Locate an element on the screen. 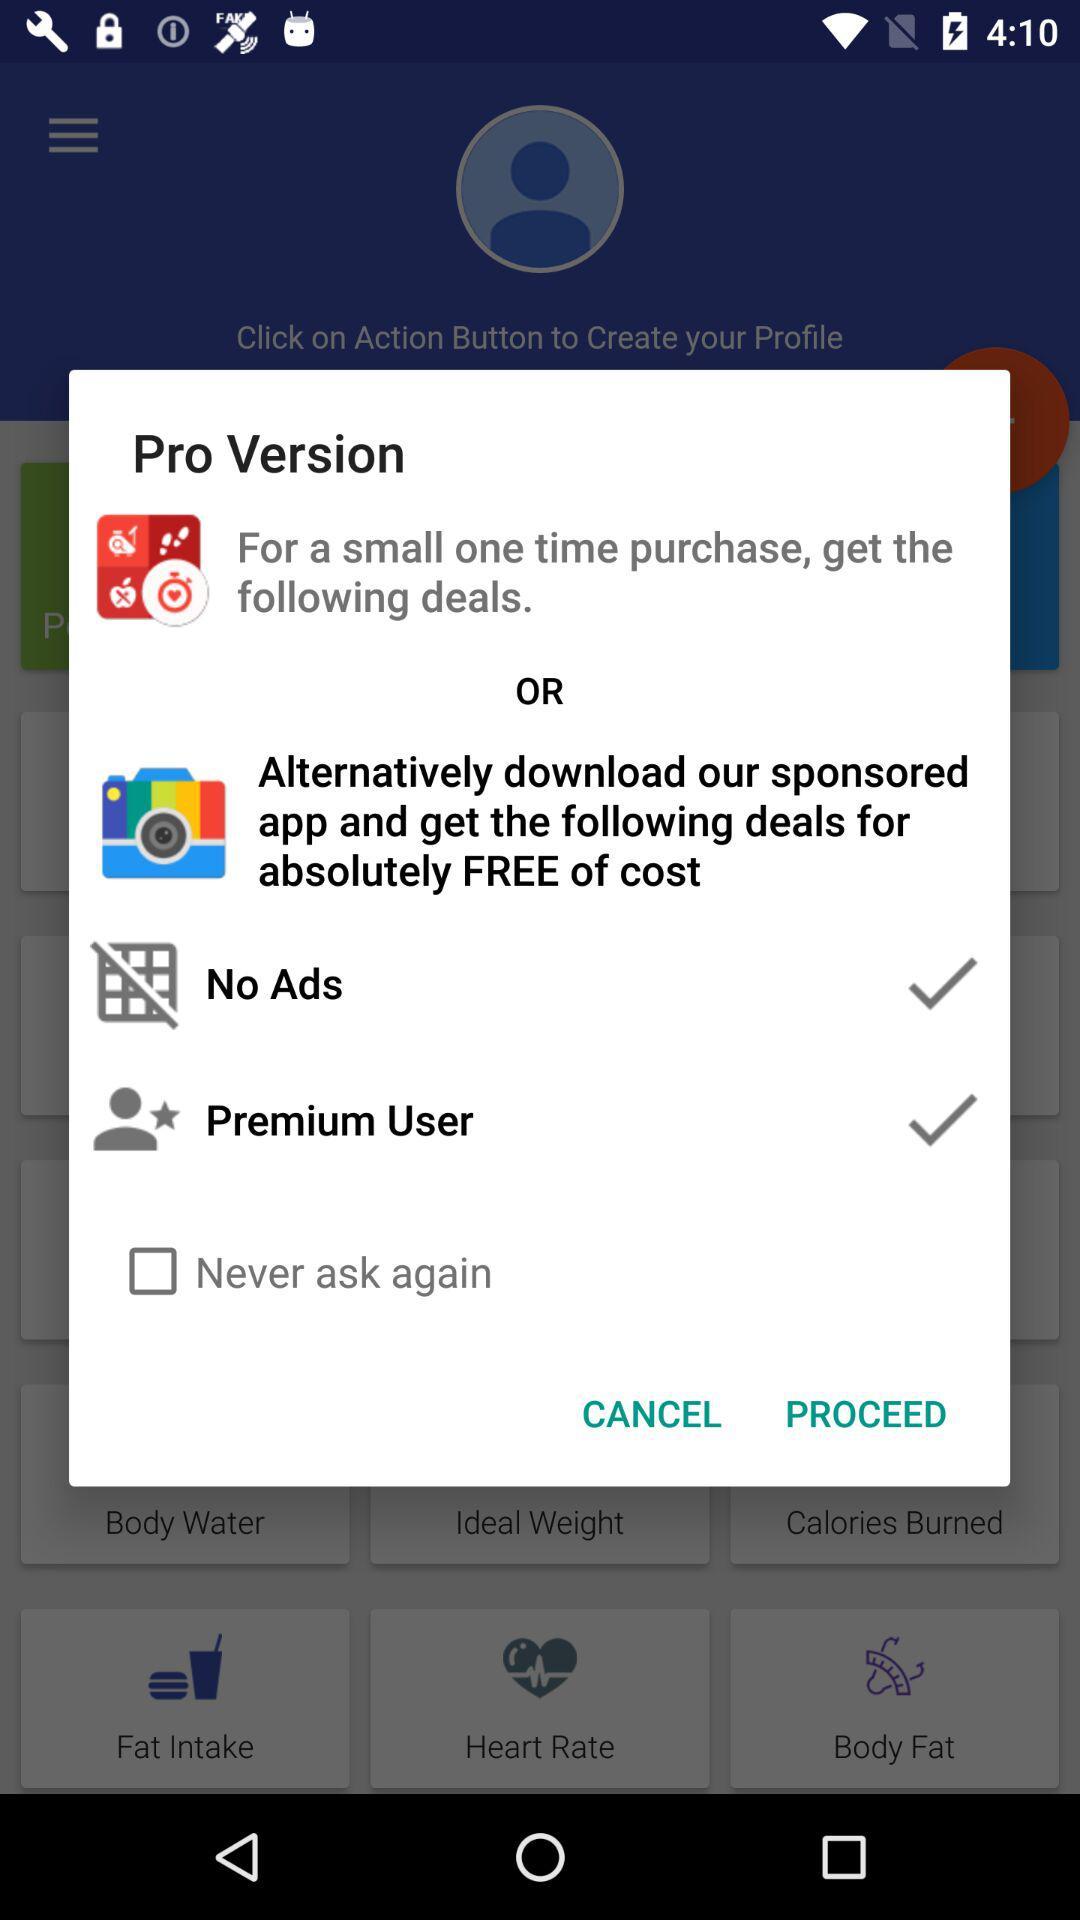  the item at the bottom right corner is located at coordinates (865, 1411).